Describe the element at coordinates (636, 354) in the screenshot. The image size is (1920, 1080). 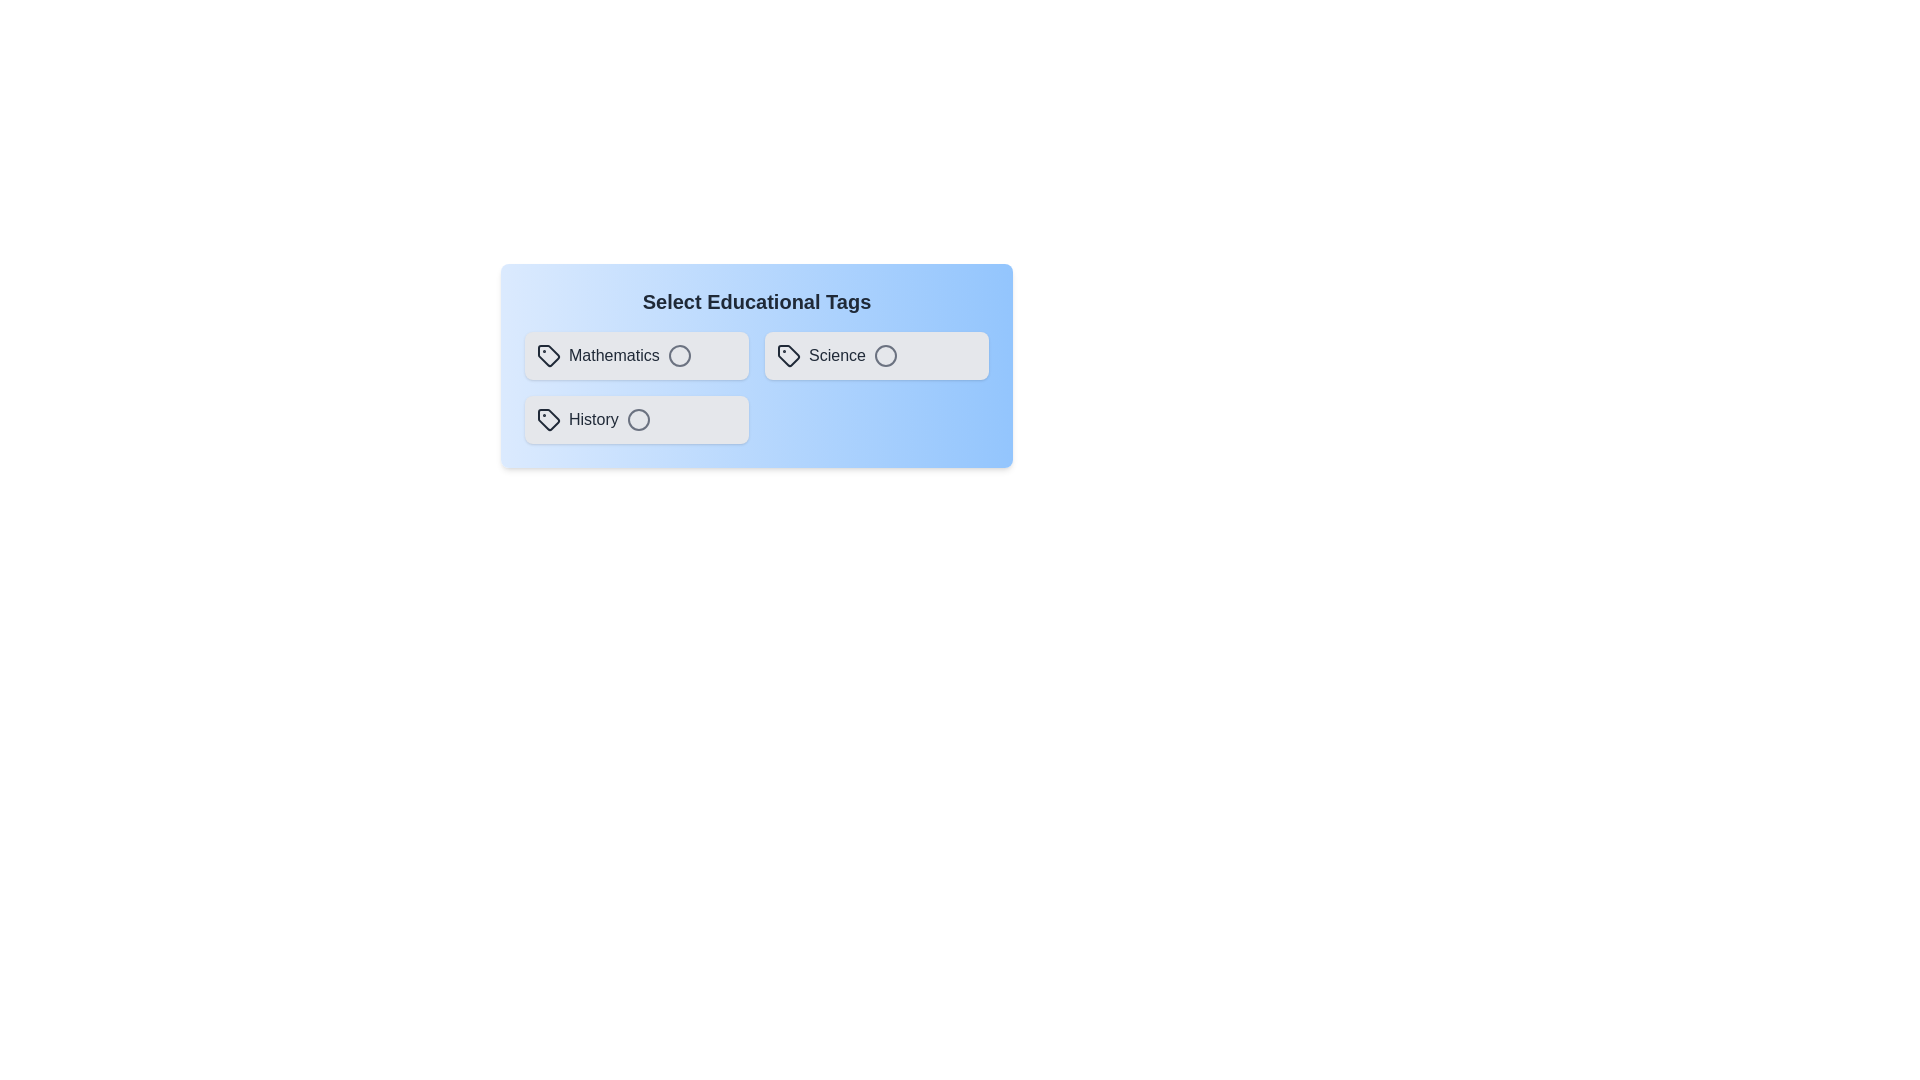
I see `the tag Mathematics` at that location.